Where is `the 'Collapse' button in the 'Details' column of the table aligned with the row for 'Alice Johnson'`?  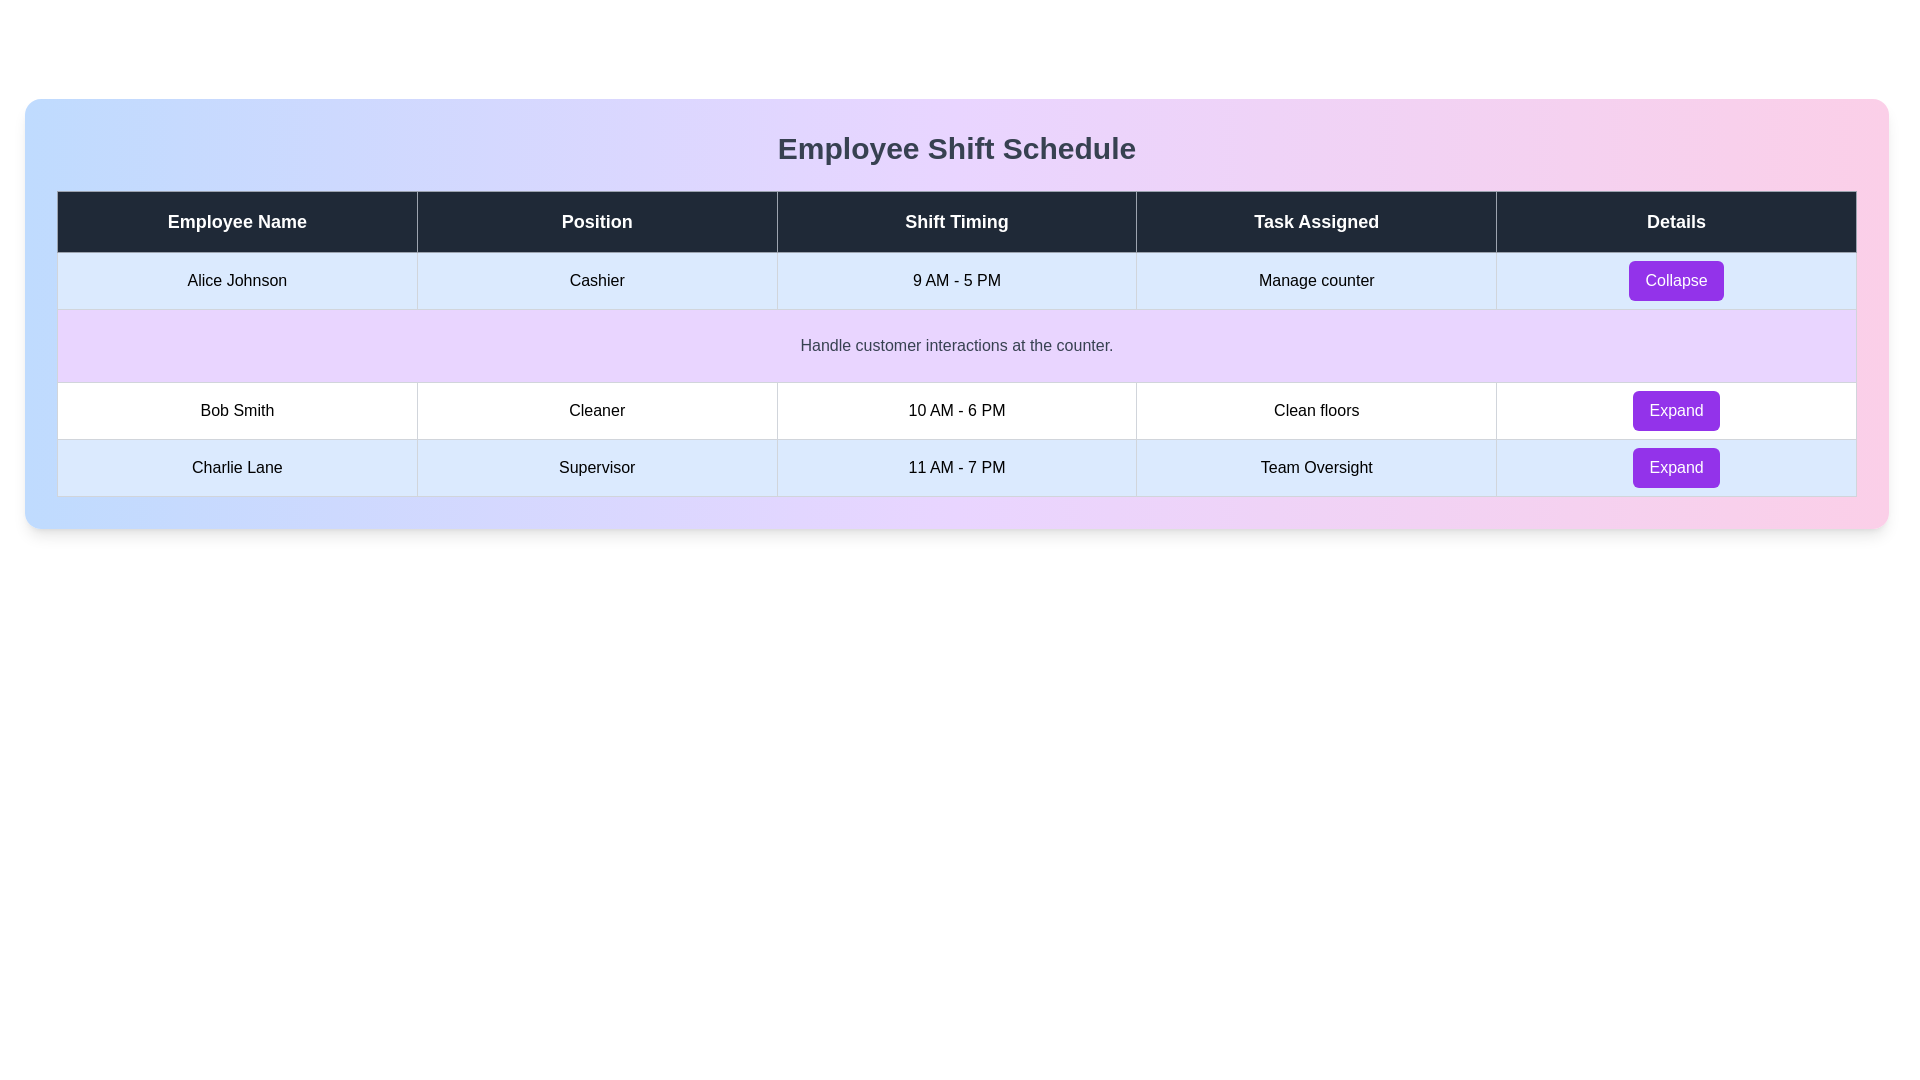 the 'Collapse' button in the 'Details' column of the table aligned with the row for 'Alice Johnson' is located at coordinates (1676, 281).